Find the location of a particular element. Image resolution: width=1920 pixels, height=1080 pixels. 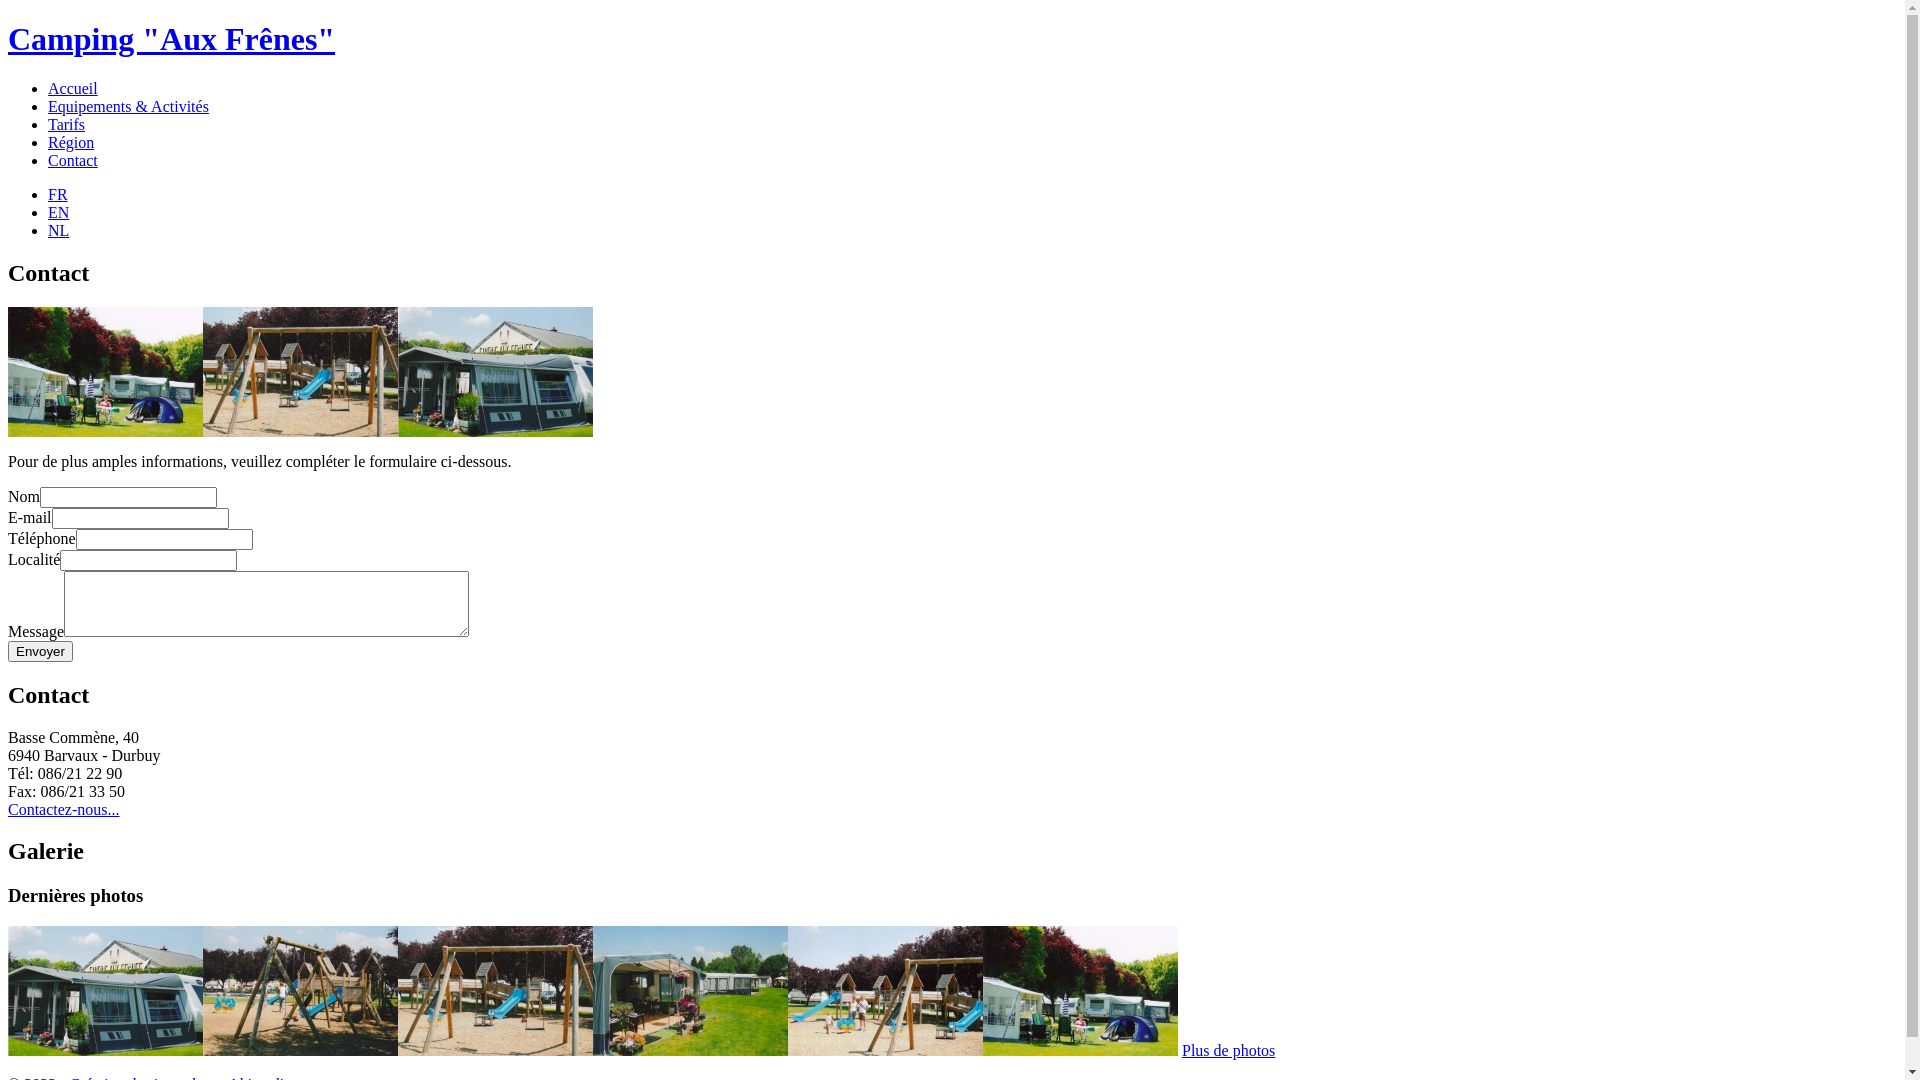

'Aire de camping' is located at coordinates (104, 430).